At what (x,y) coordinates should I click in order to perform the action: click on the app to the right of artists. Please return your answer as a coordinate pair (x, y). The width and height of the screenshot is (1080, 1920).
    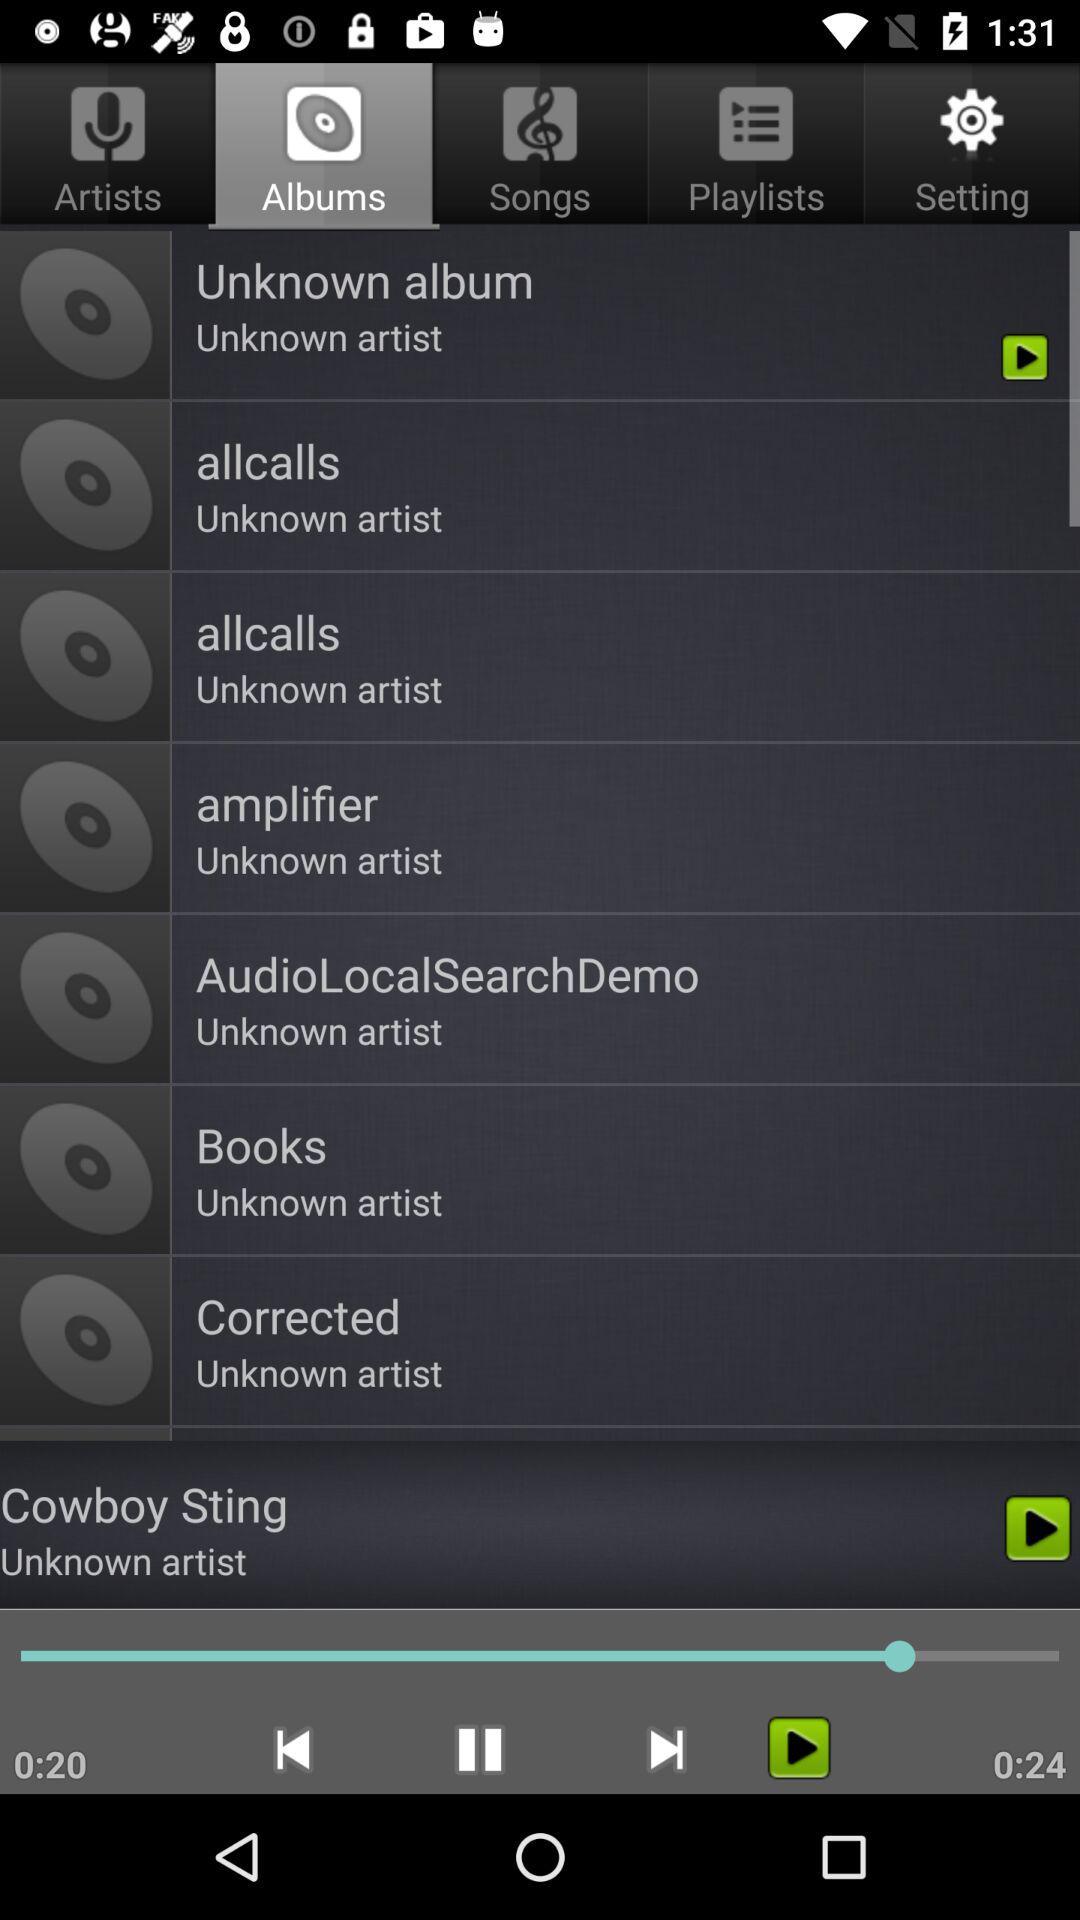
    Looking at the image, I should click on (540, 146).